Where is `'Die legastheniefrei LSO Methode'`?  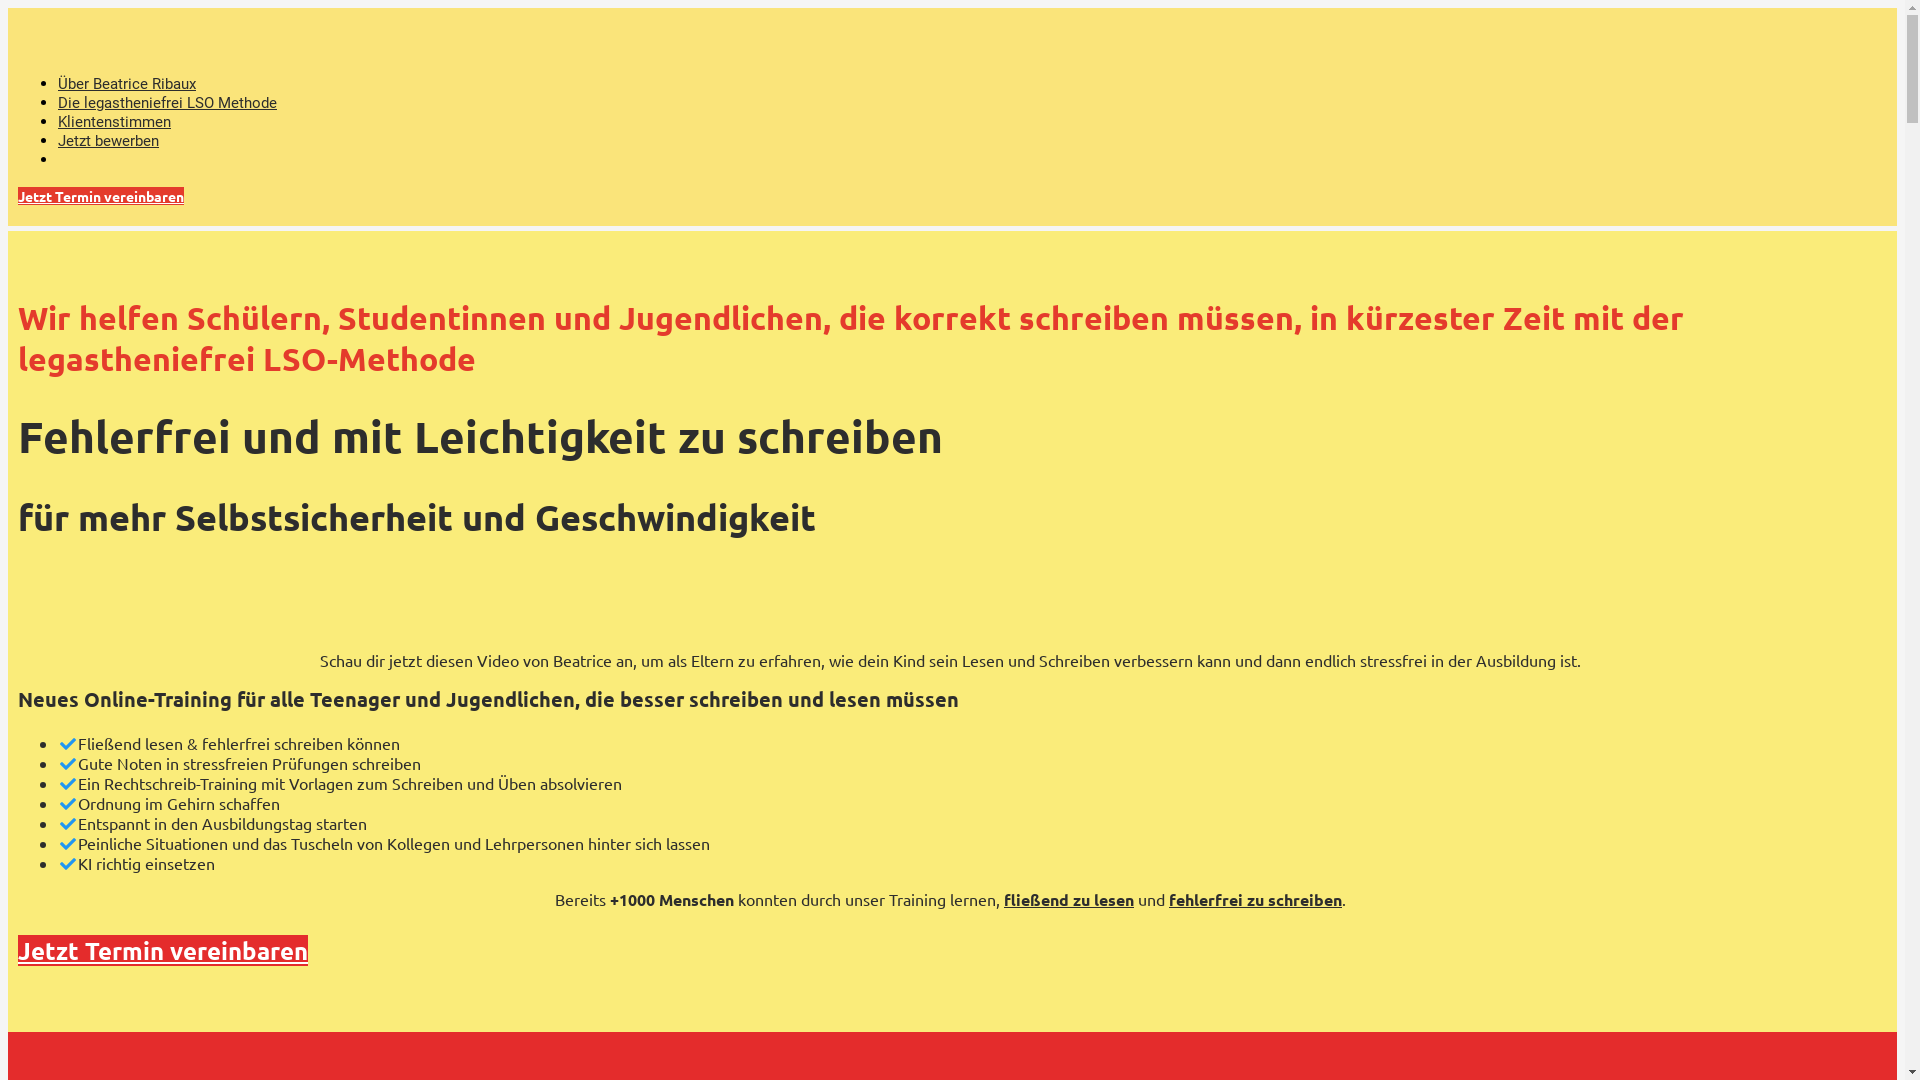 'Die legastheniefrei LSO Methode' is located at coordinates (57, 103).